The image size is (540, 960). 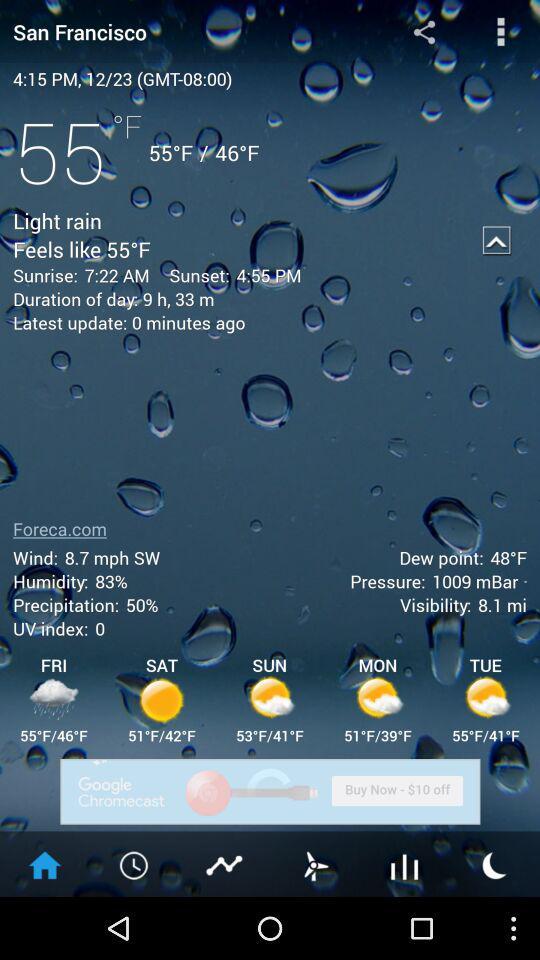 What do you see at coordinates (423, 30) in the screenshot?
I see `share the forecast` at bounding box center [423, 30].